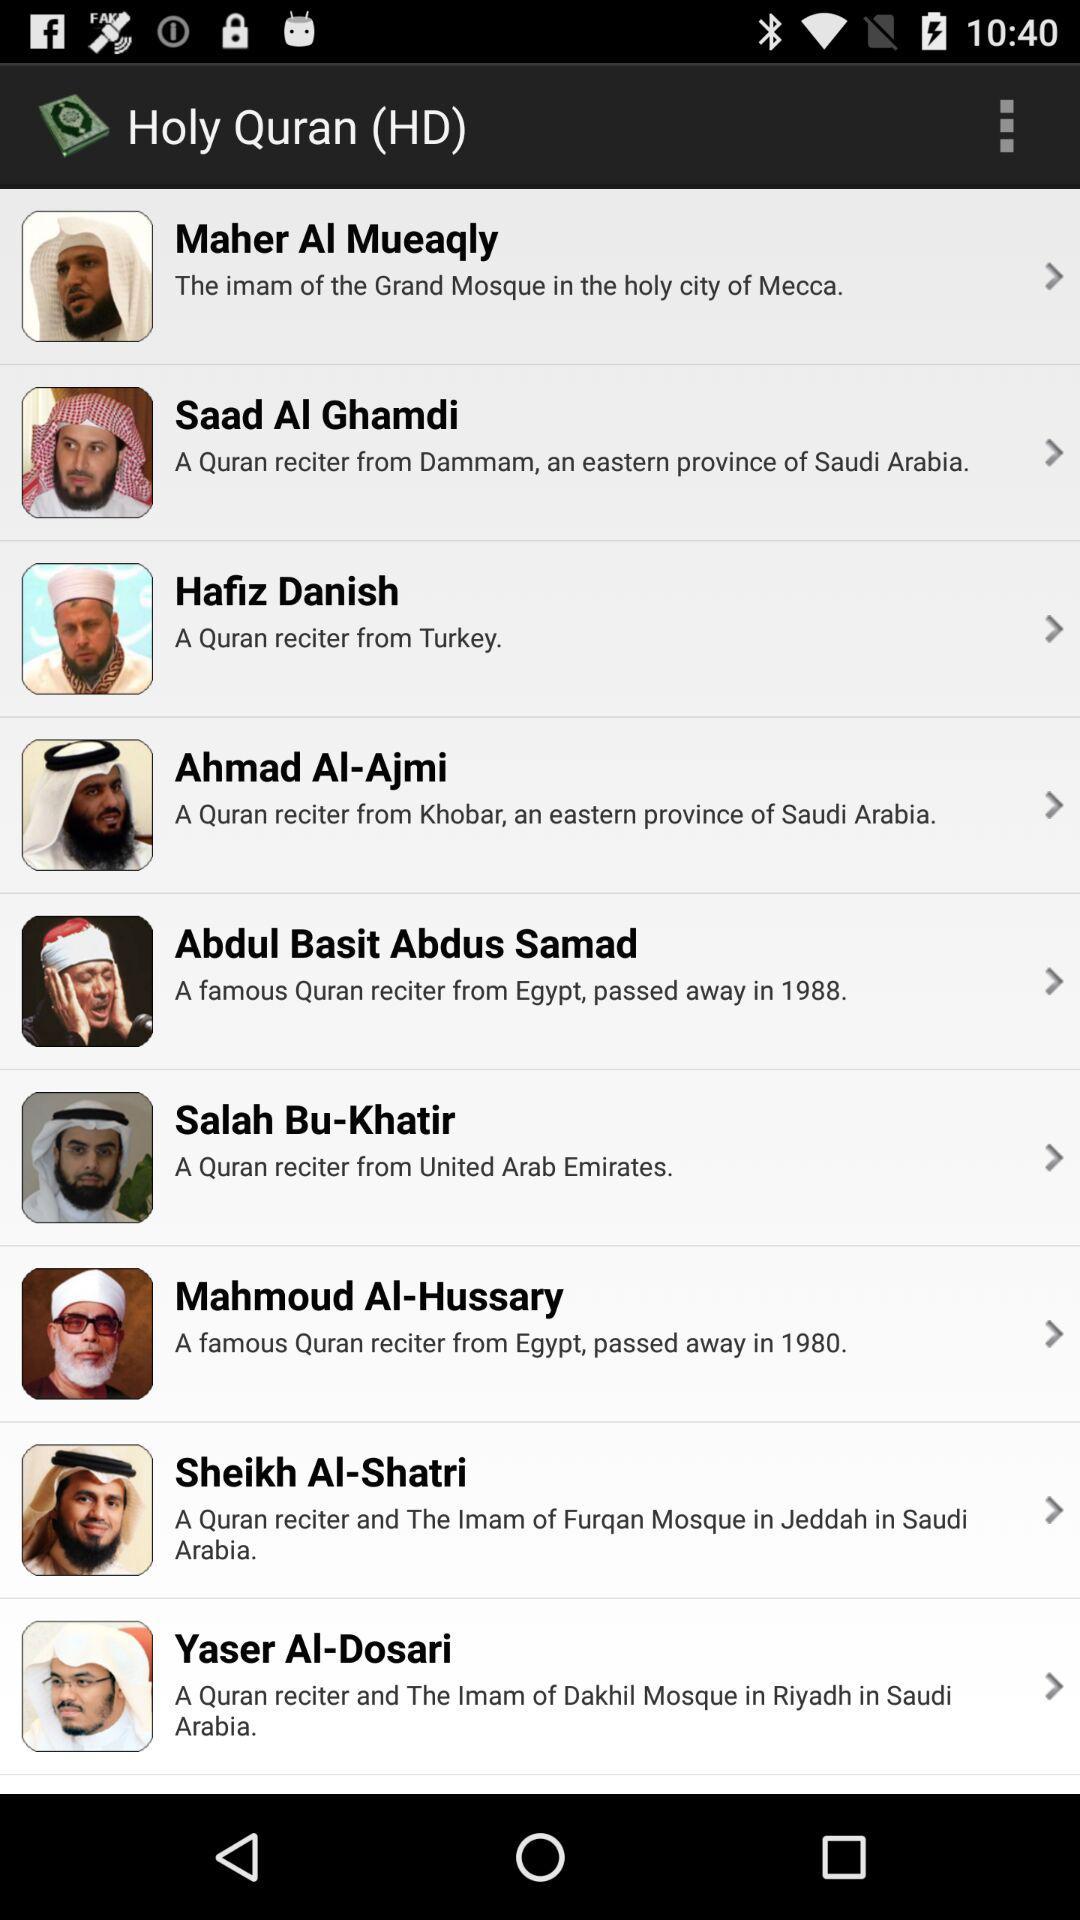 Image resolution: width=1080 pixels, height=1920 pixels. What do you see at coordinates (1051, 627) in the screenshot?
I see `the app next to the a quran reciter item` at bounding box center [1051, 627].